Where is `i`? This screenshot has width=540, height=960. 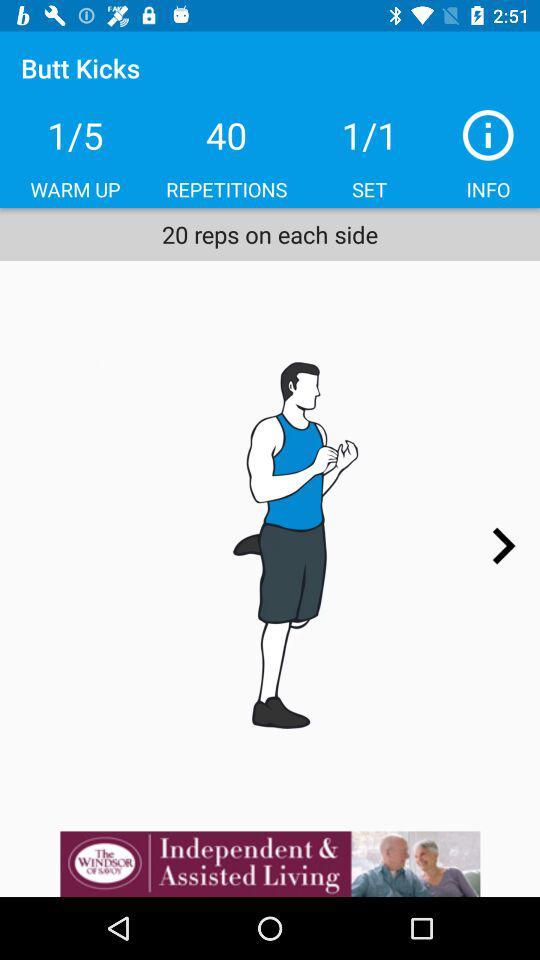
i is located at coordinates (487, 134).